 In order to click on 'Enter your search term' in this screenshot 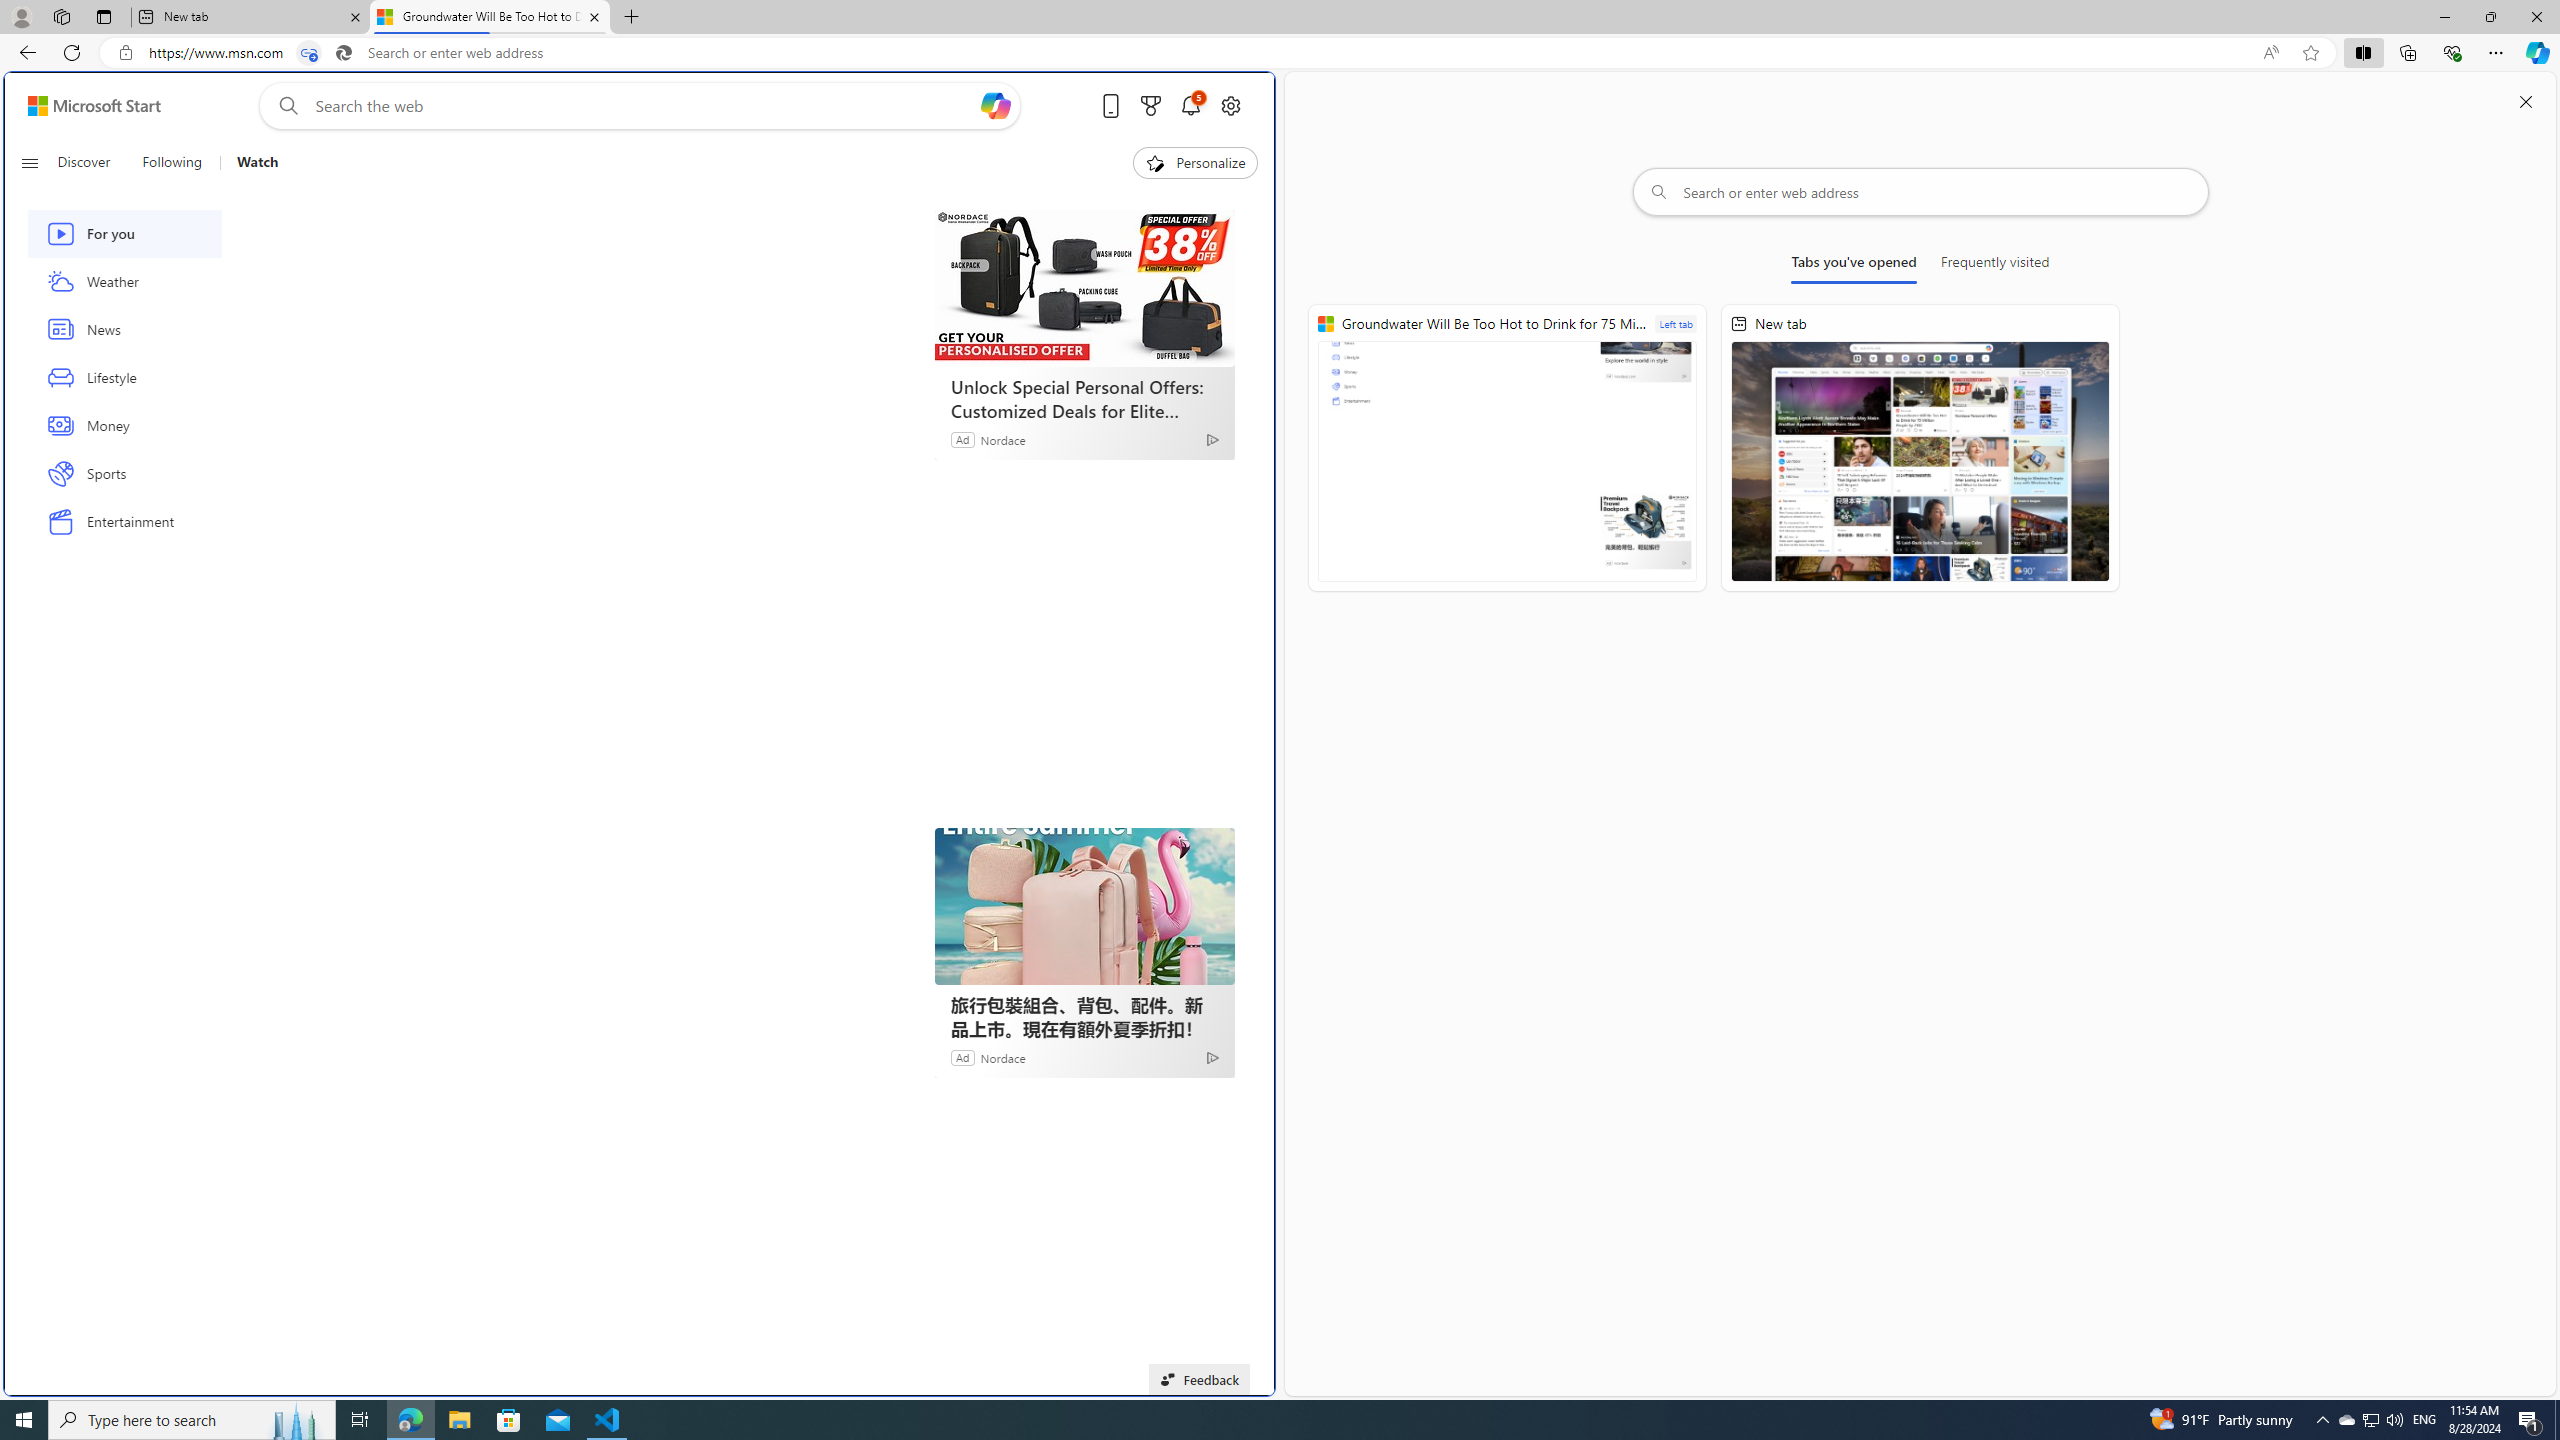, I will do `click(644, 104)`.